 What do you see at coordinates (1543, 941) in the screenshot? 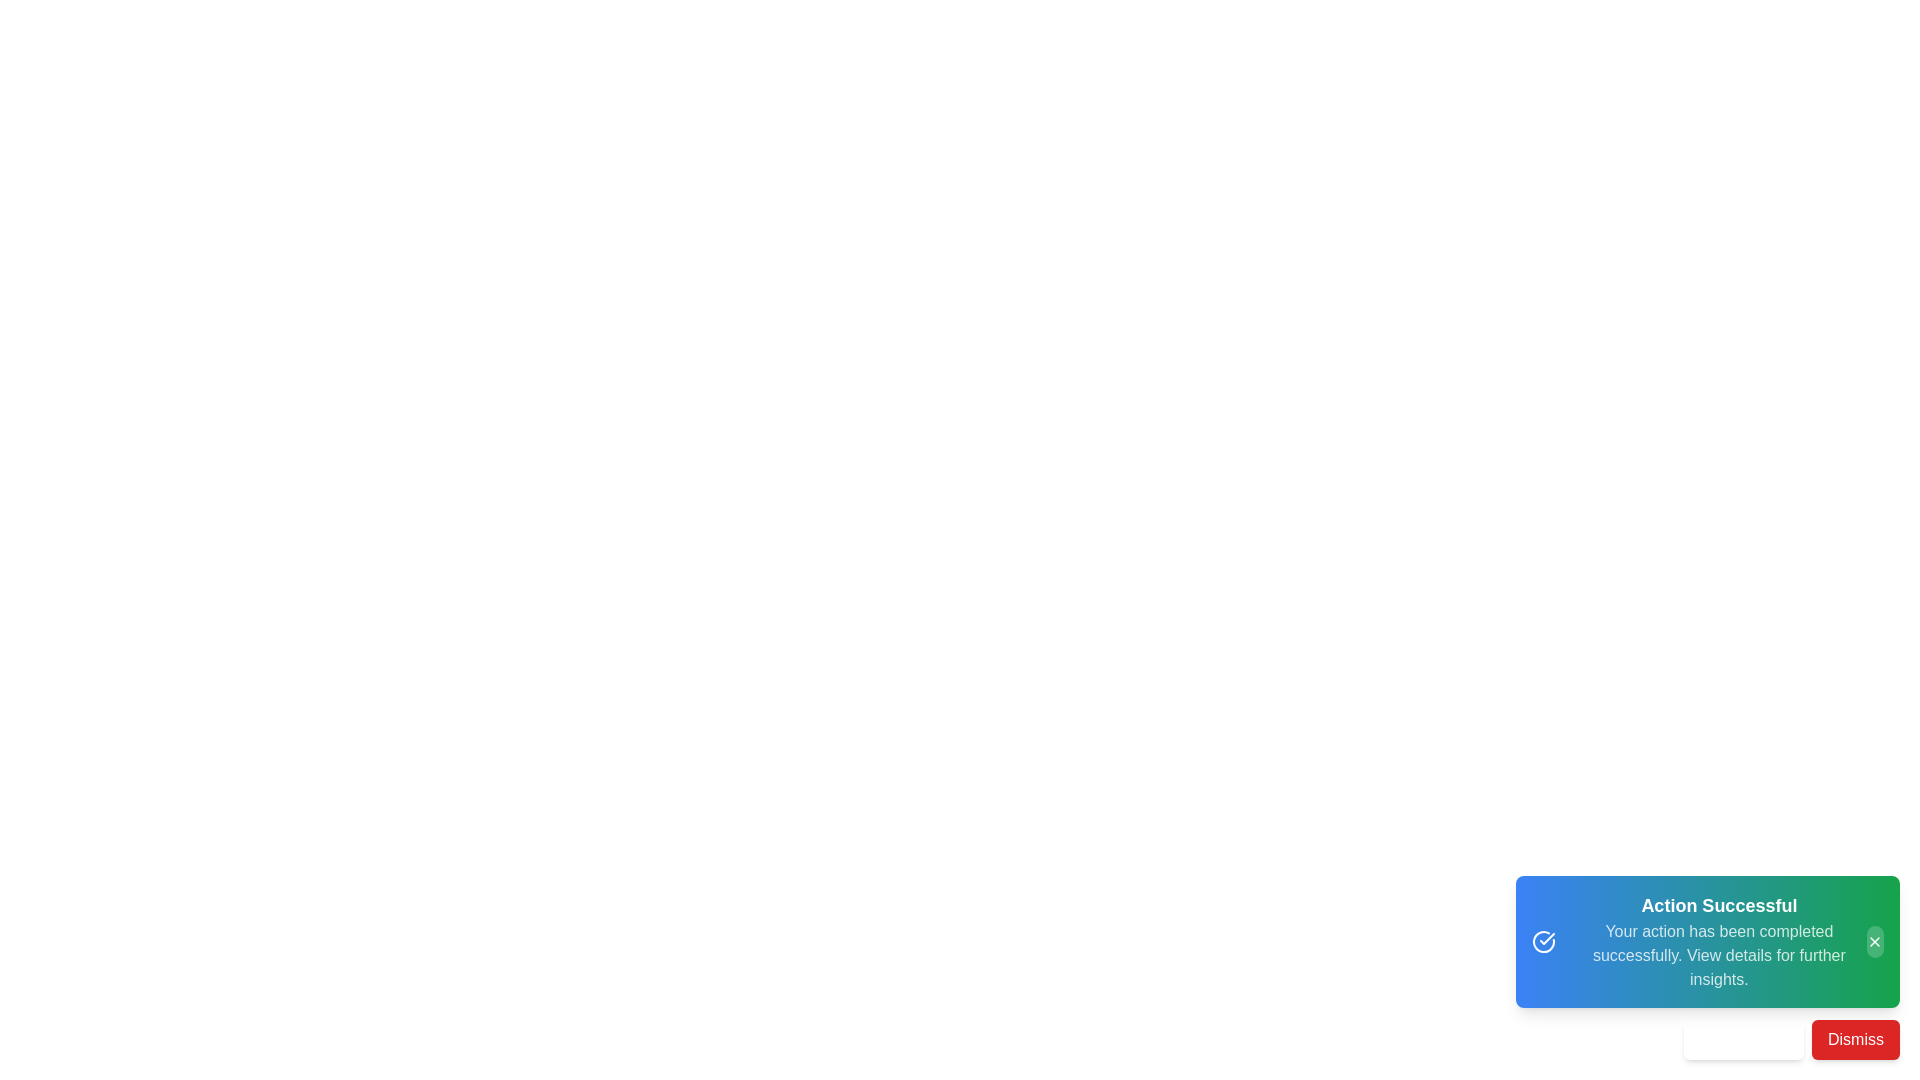
I see `the success icon to observe its details` at bounding box center [1543, 941].